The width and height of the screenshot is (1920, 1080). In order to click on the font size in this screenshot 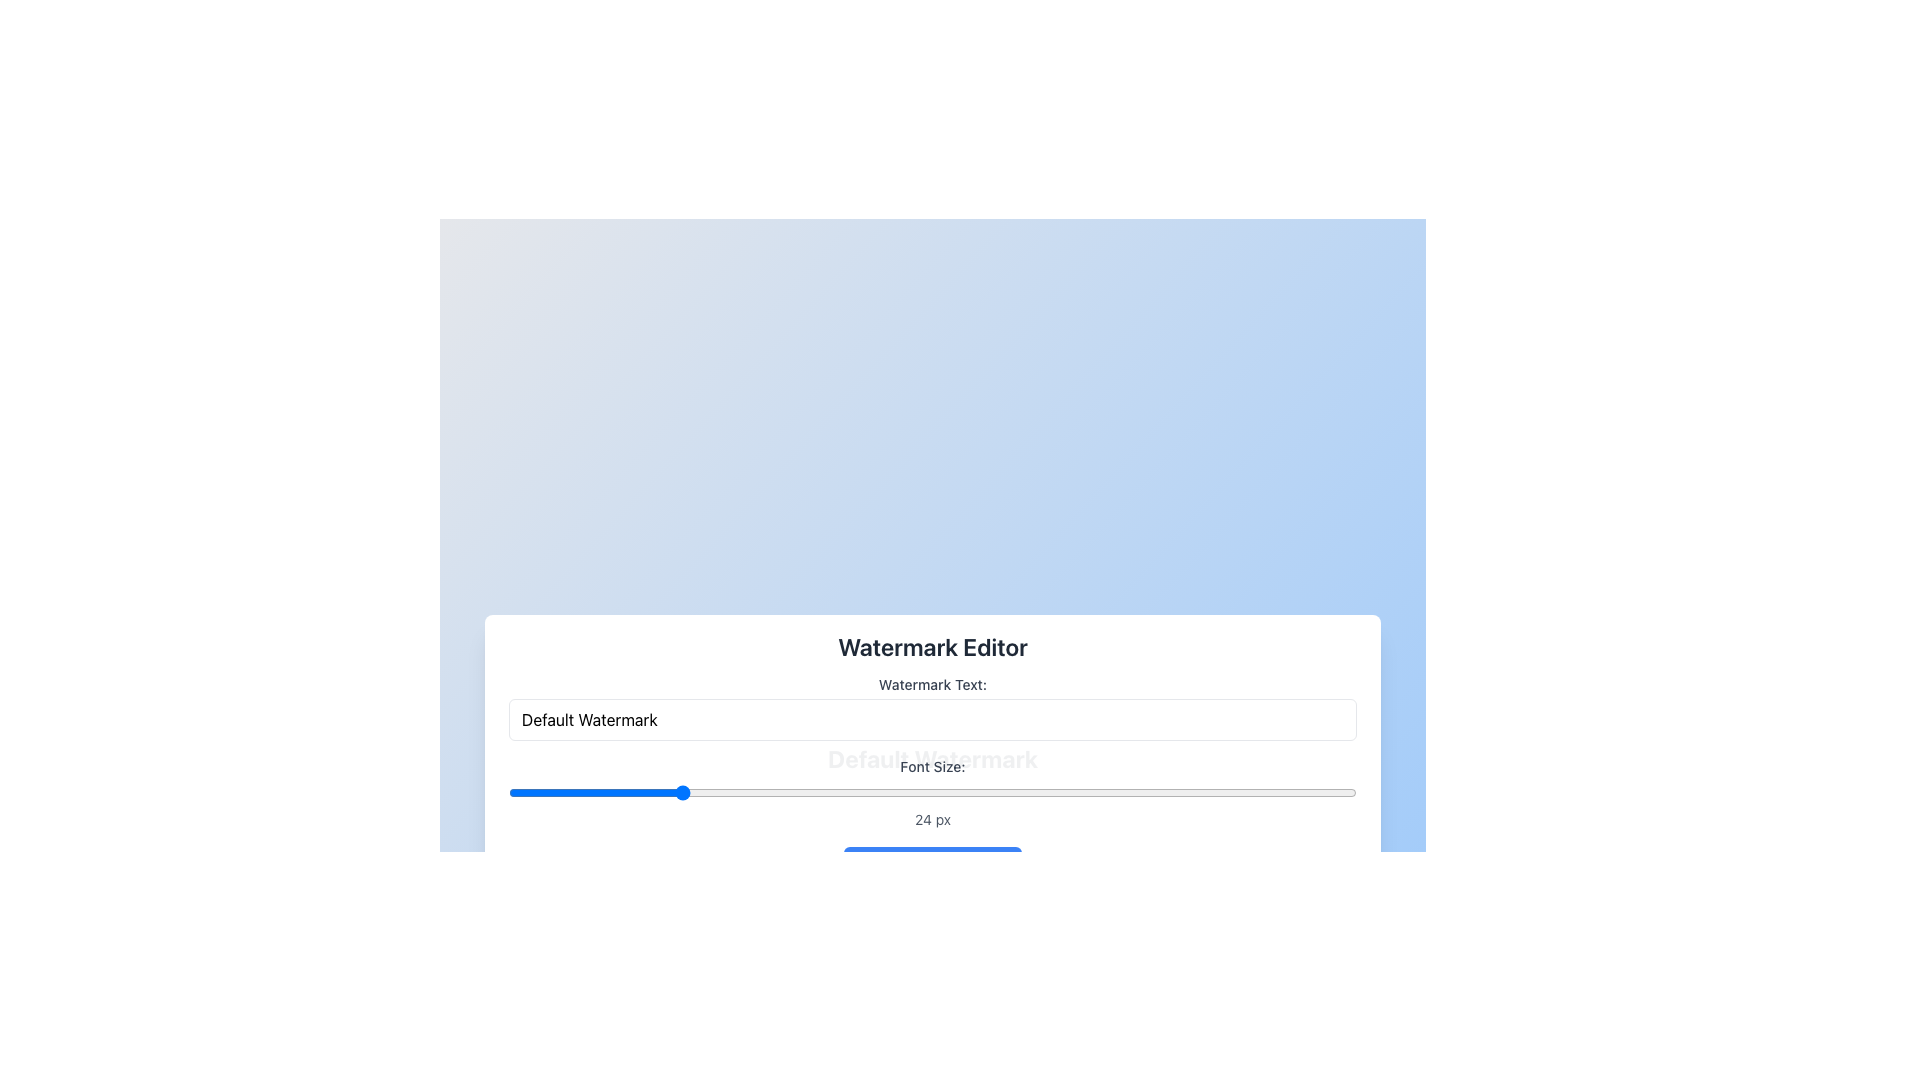, I will do `click(750, 792)`.